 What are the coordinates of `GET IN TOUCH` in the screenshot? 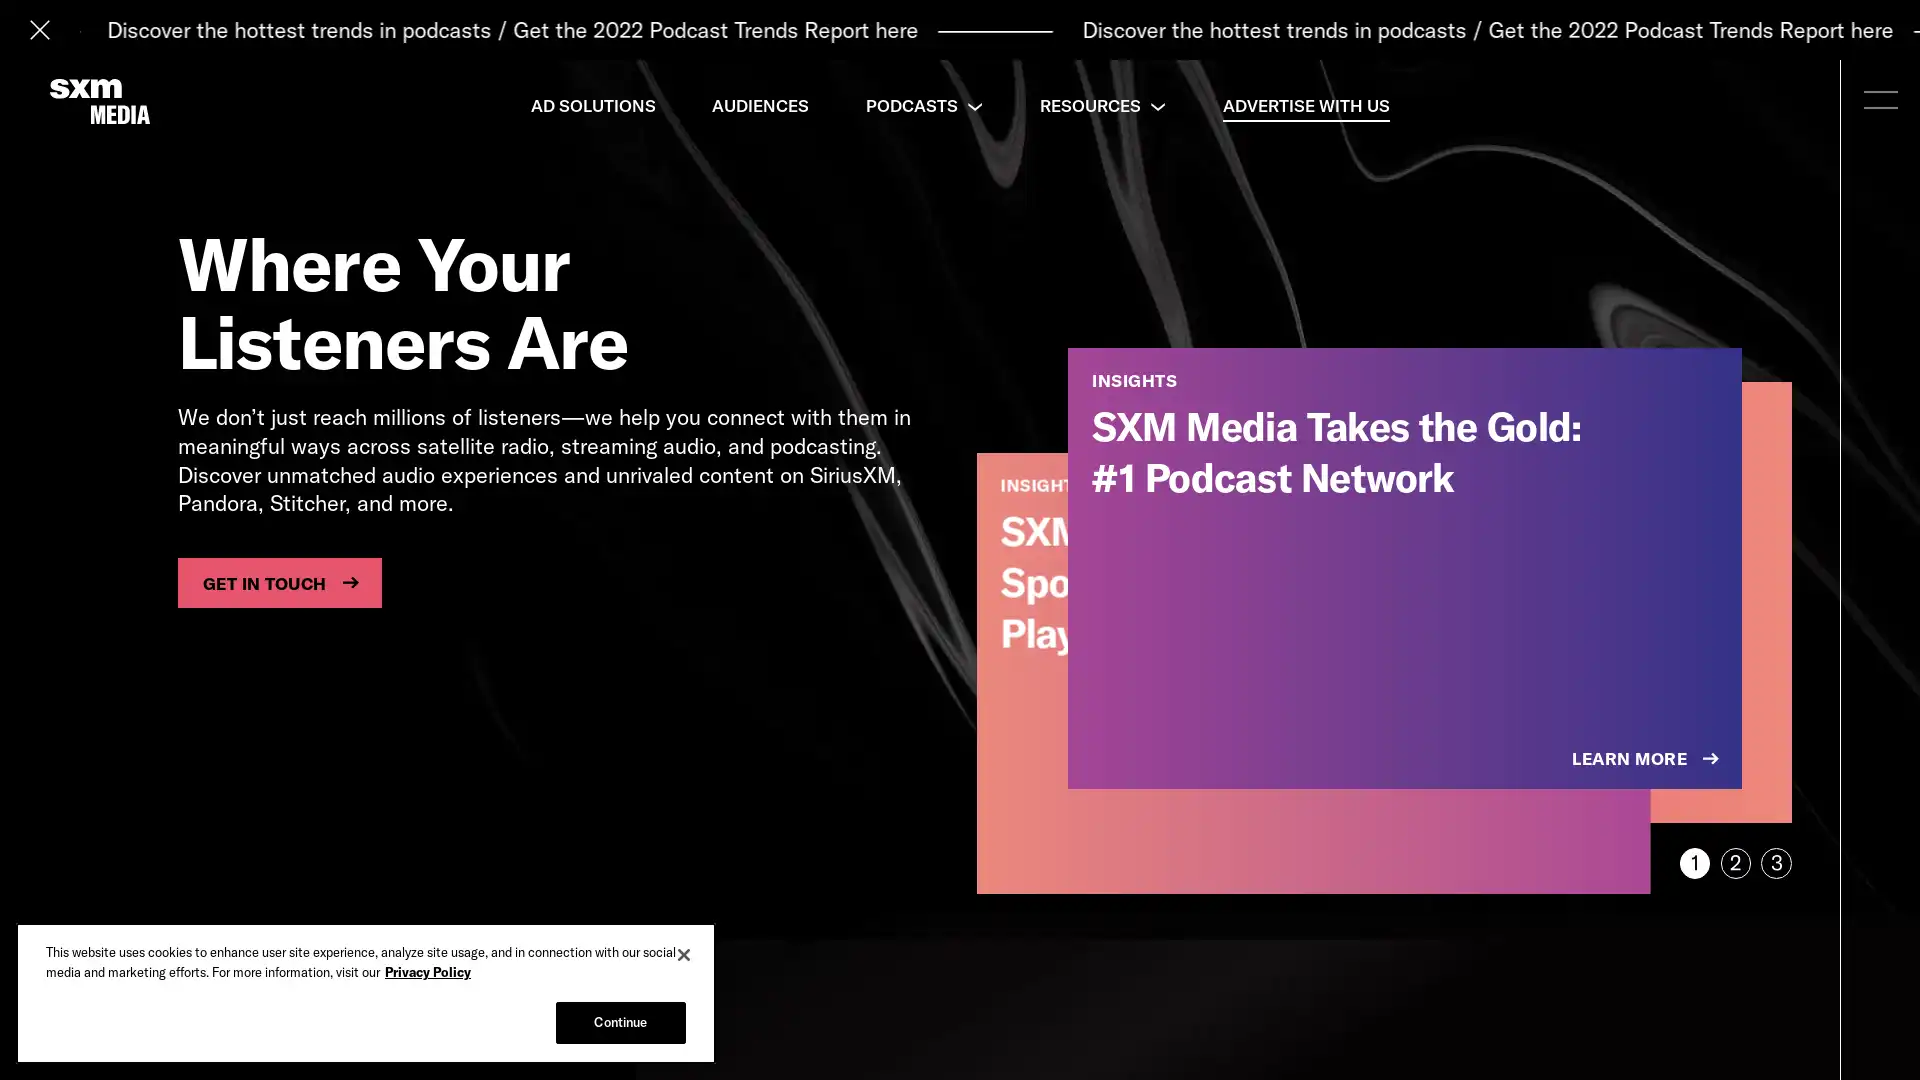 It's located at (278, 582).